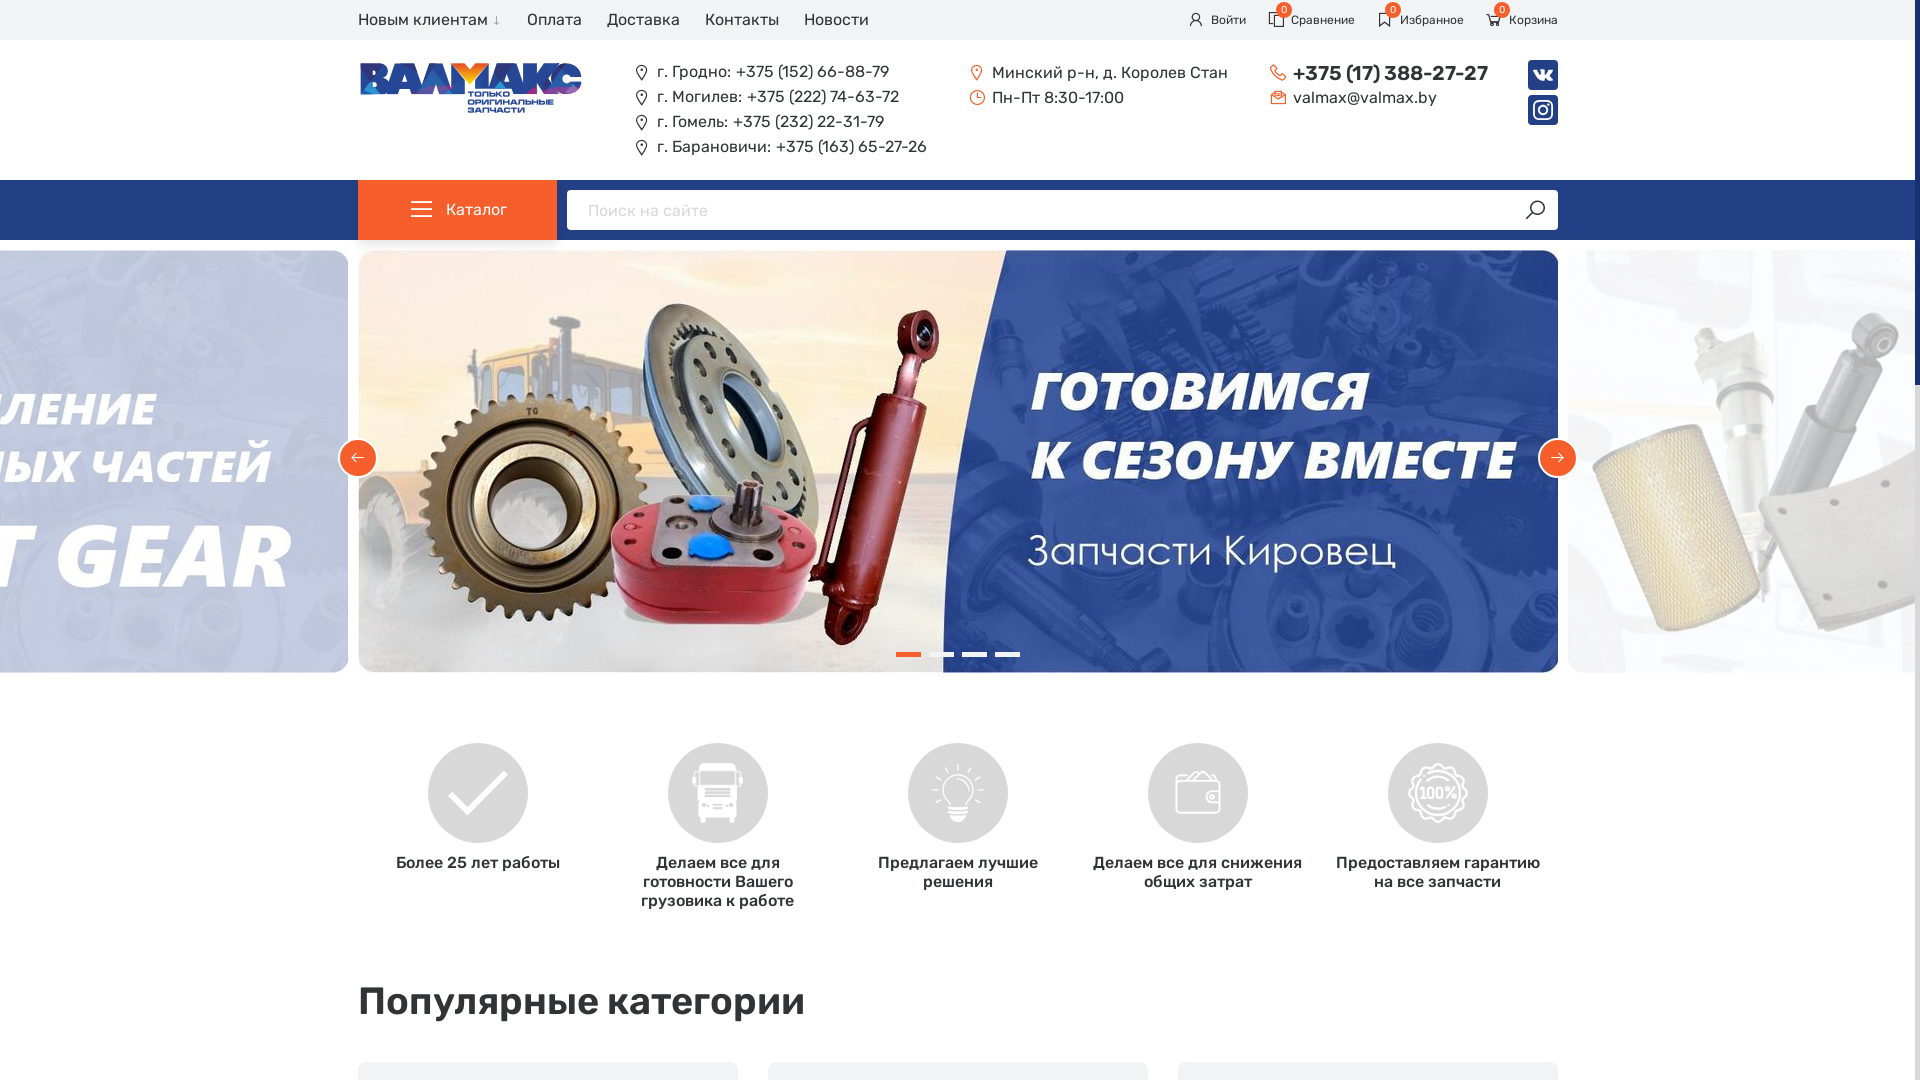 This screenshot has height=1080, width=1920. What do you see at coordinates (1541, 73) in the screenshot?
I see `'VK'` at bounding box center [1541, 73].